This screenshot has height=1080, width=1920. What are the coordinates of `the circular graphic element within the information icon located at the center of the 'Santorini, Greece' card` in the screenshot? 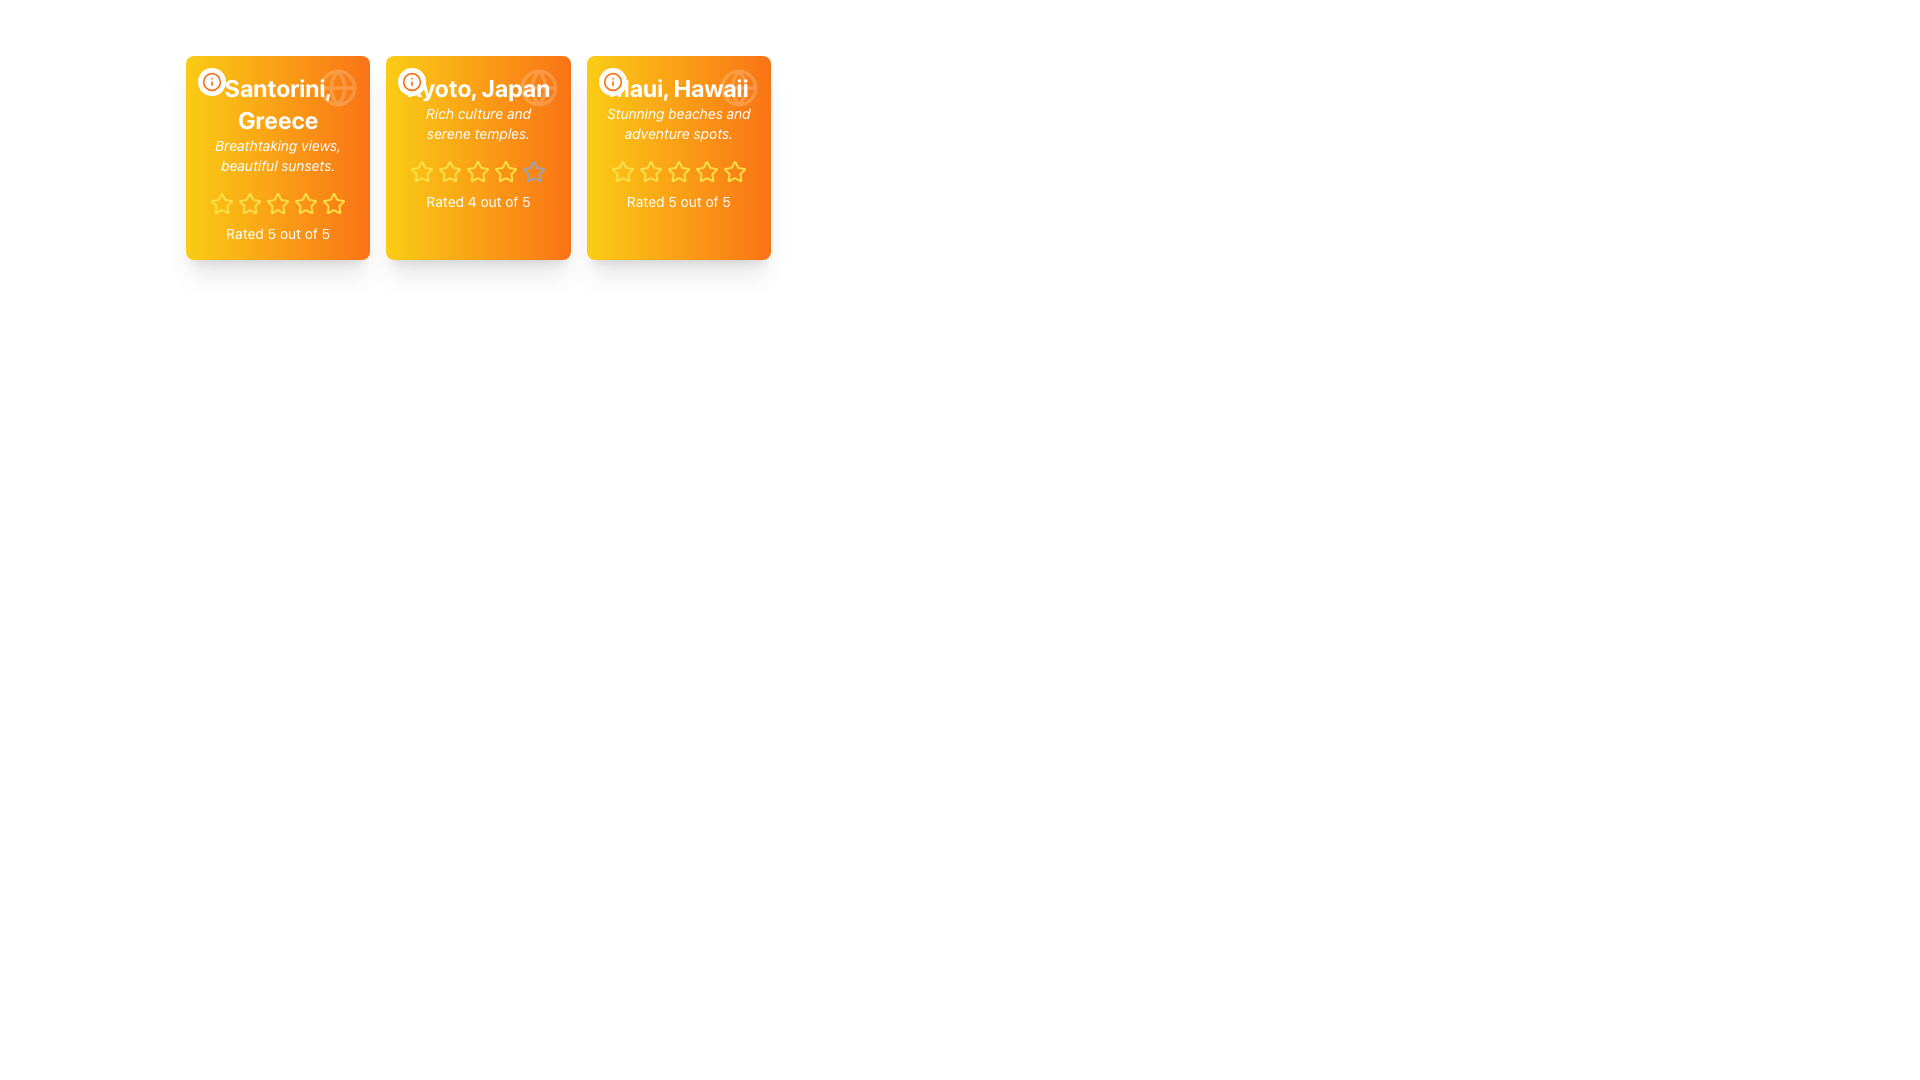 It's located at (211, 80).